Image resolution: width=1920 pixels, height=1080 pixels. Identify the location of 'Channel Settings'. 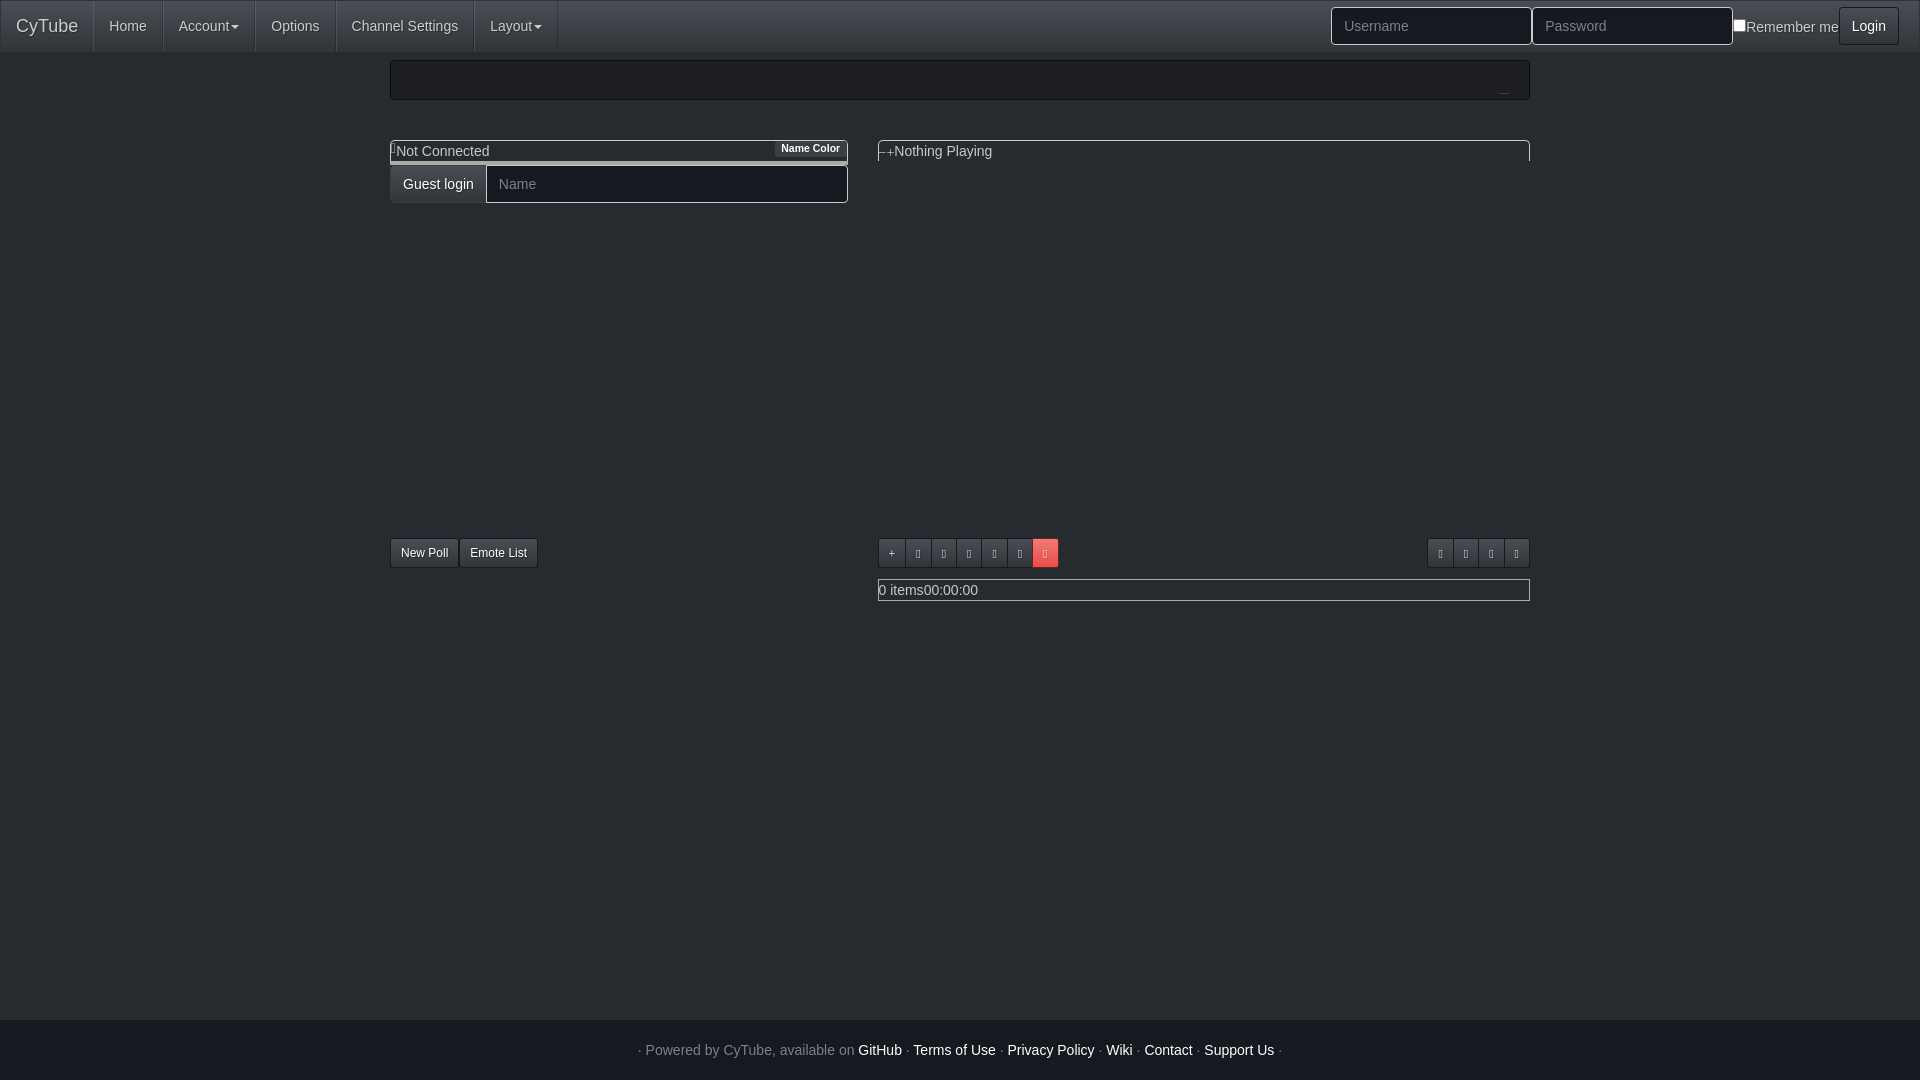
(404, 26).